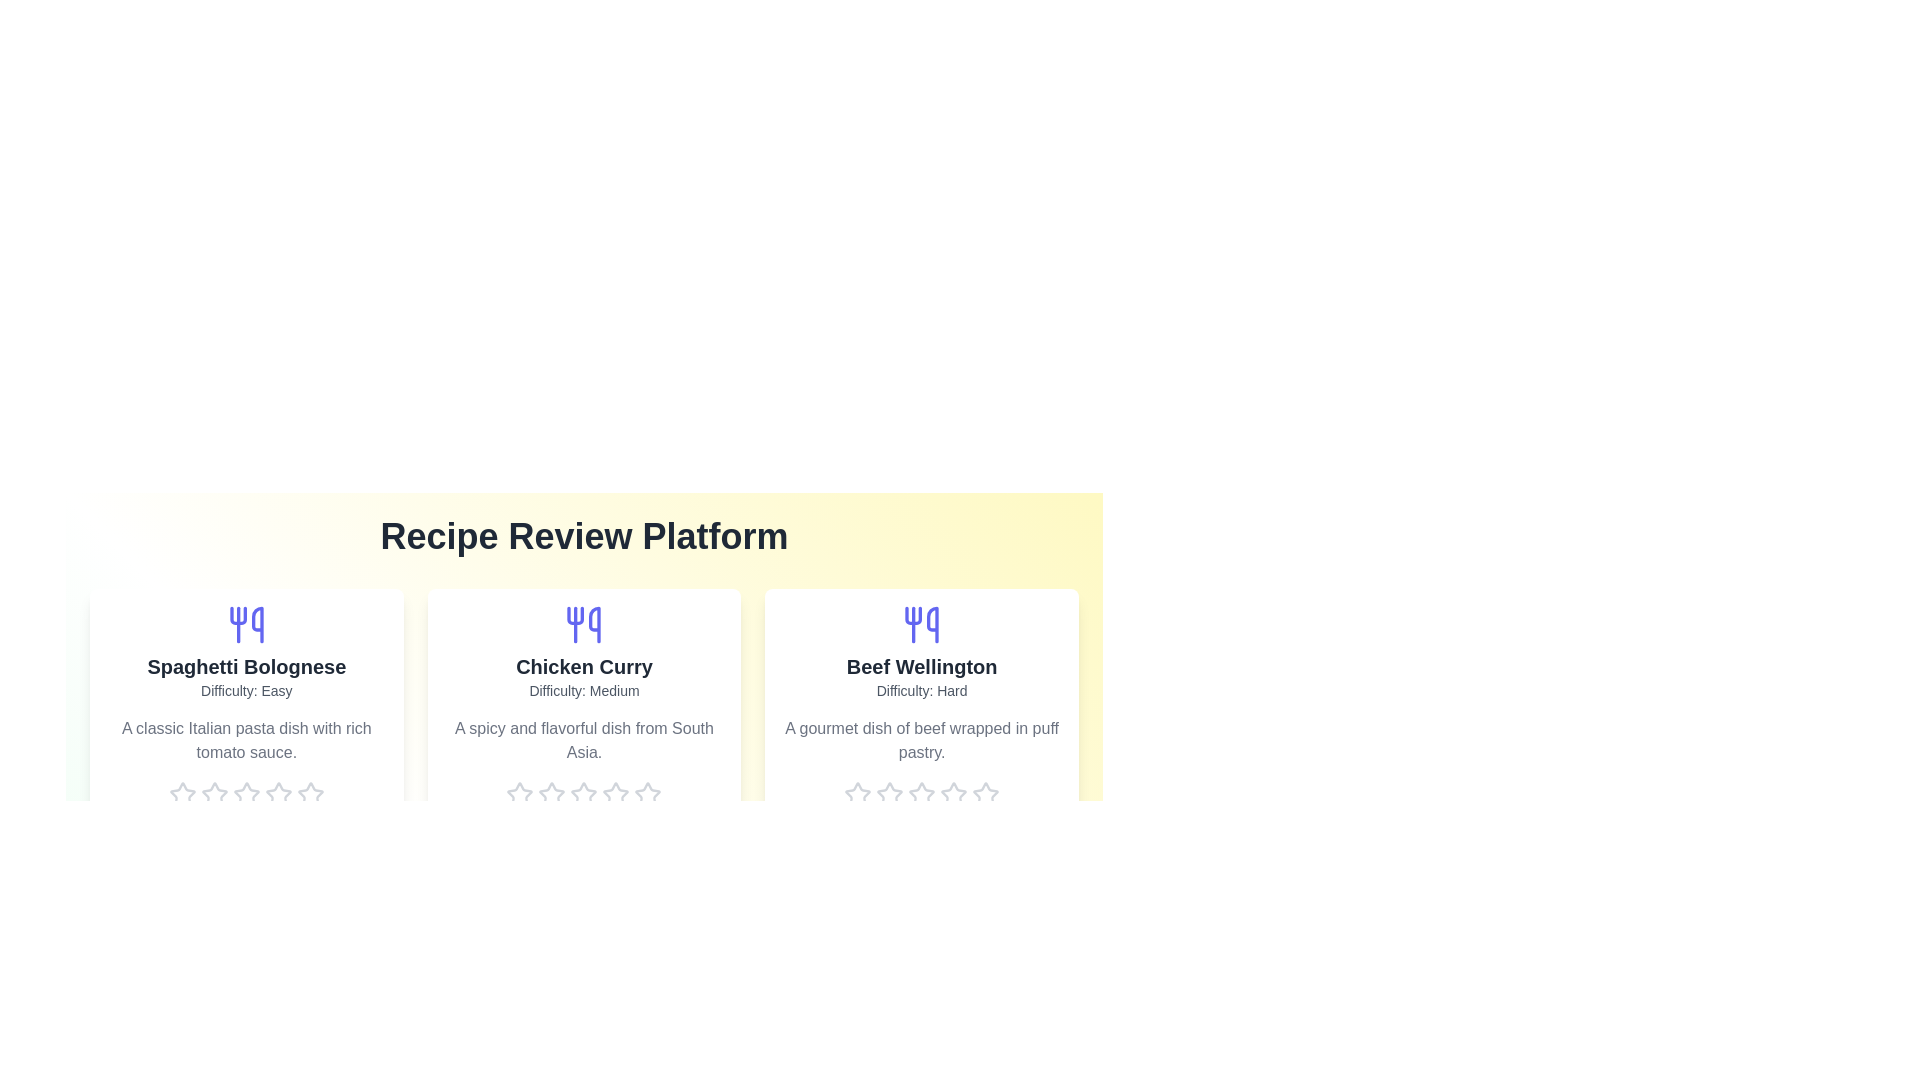 This screenshot has height=1080, width=1920. I want to click on the description of the recipe Spaghetti Bolognese, so click(245, 740).